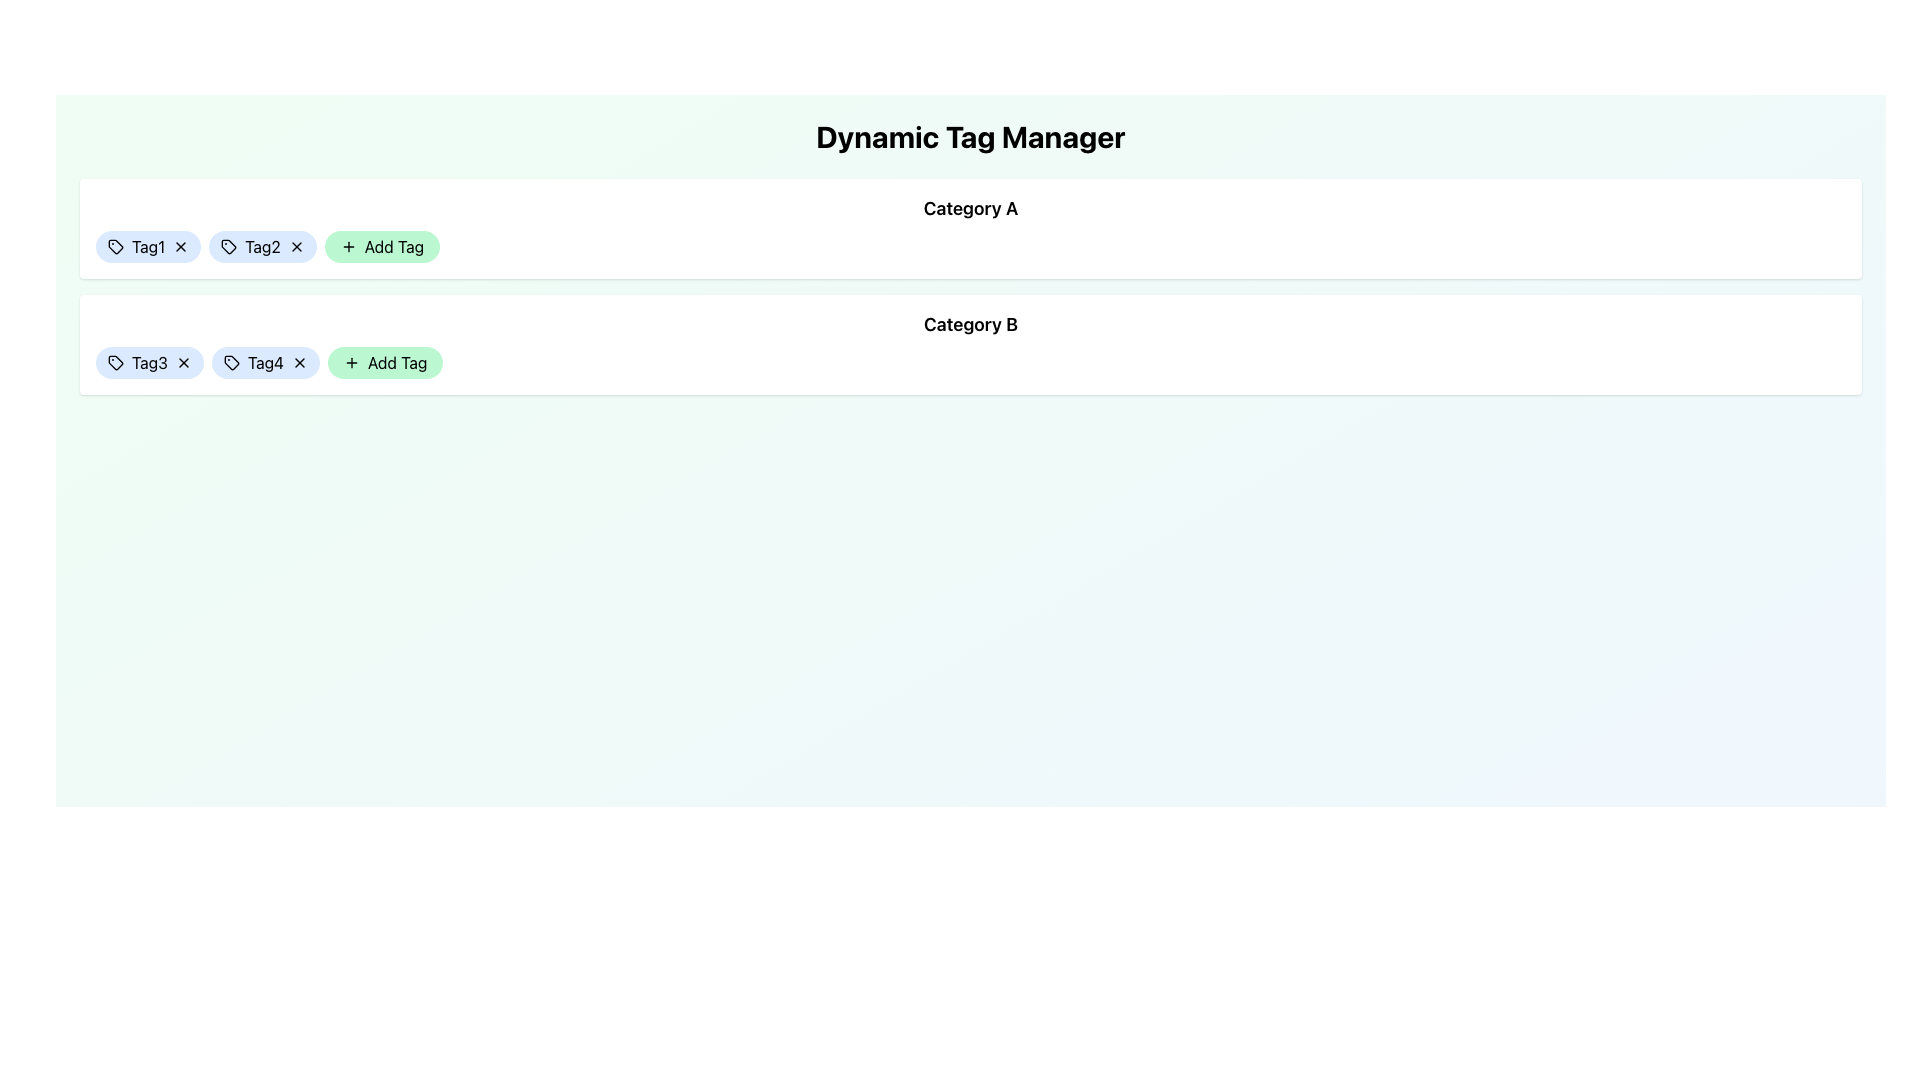 The height and width of the screenshot is (1080, 1920). Describe the element at coordinates (229, 245) in the screenshot. I see `the tag icon located to the left of the text 'Tag2' within the light blue rounded rectangular box in the second position under 'Category A'` at that location.